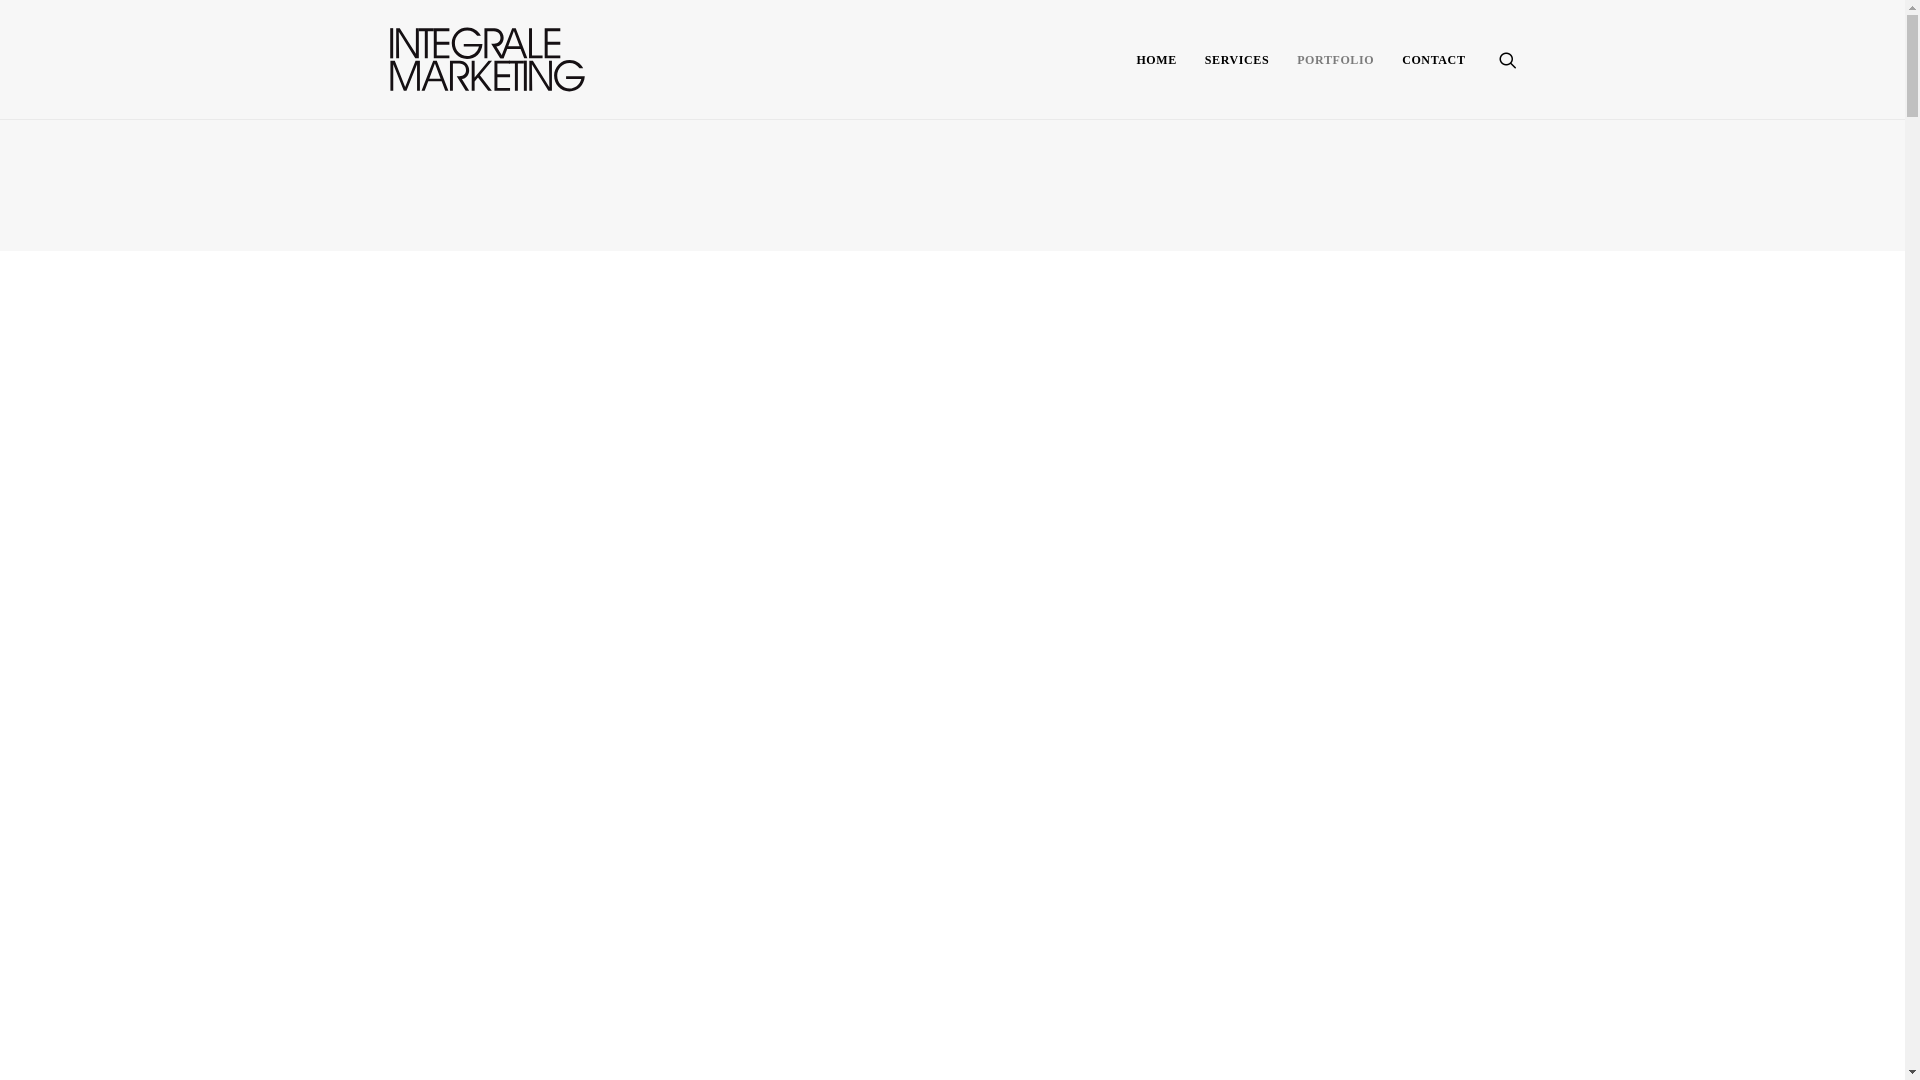  Describe the element at coordinates (1282, 58) in the screenshot. I see `'PORTFOLIO'` at that location.